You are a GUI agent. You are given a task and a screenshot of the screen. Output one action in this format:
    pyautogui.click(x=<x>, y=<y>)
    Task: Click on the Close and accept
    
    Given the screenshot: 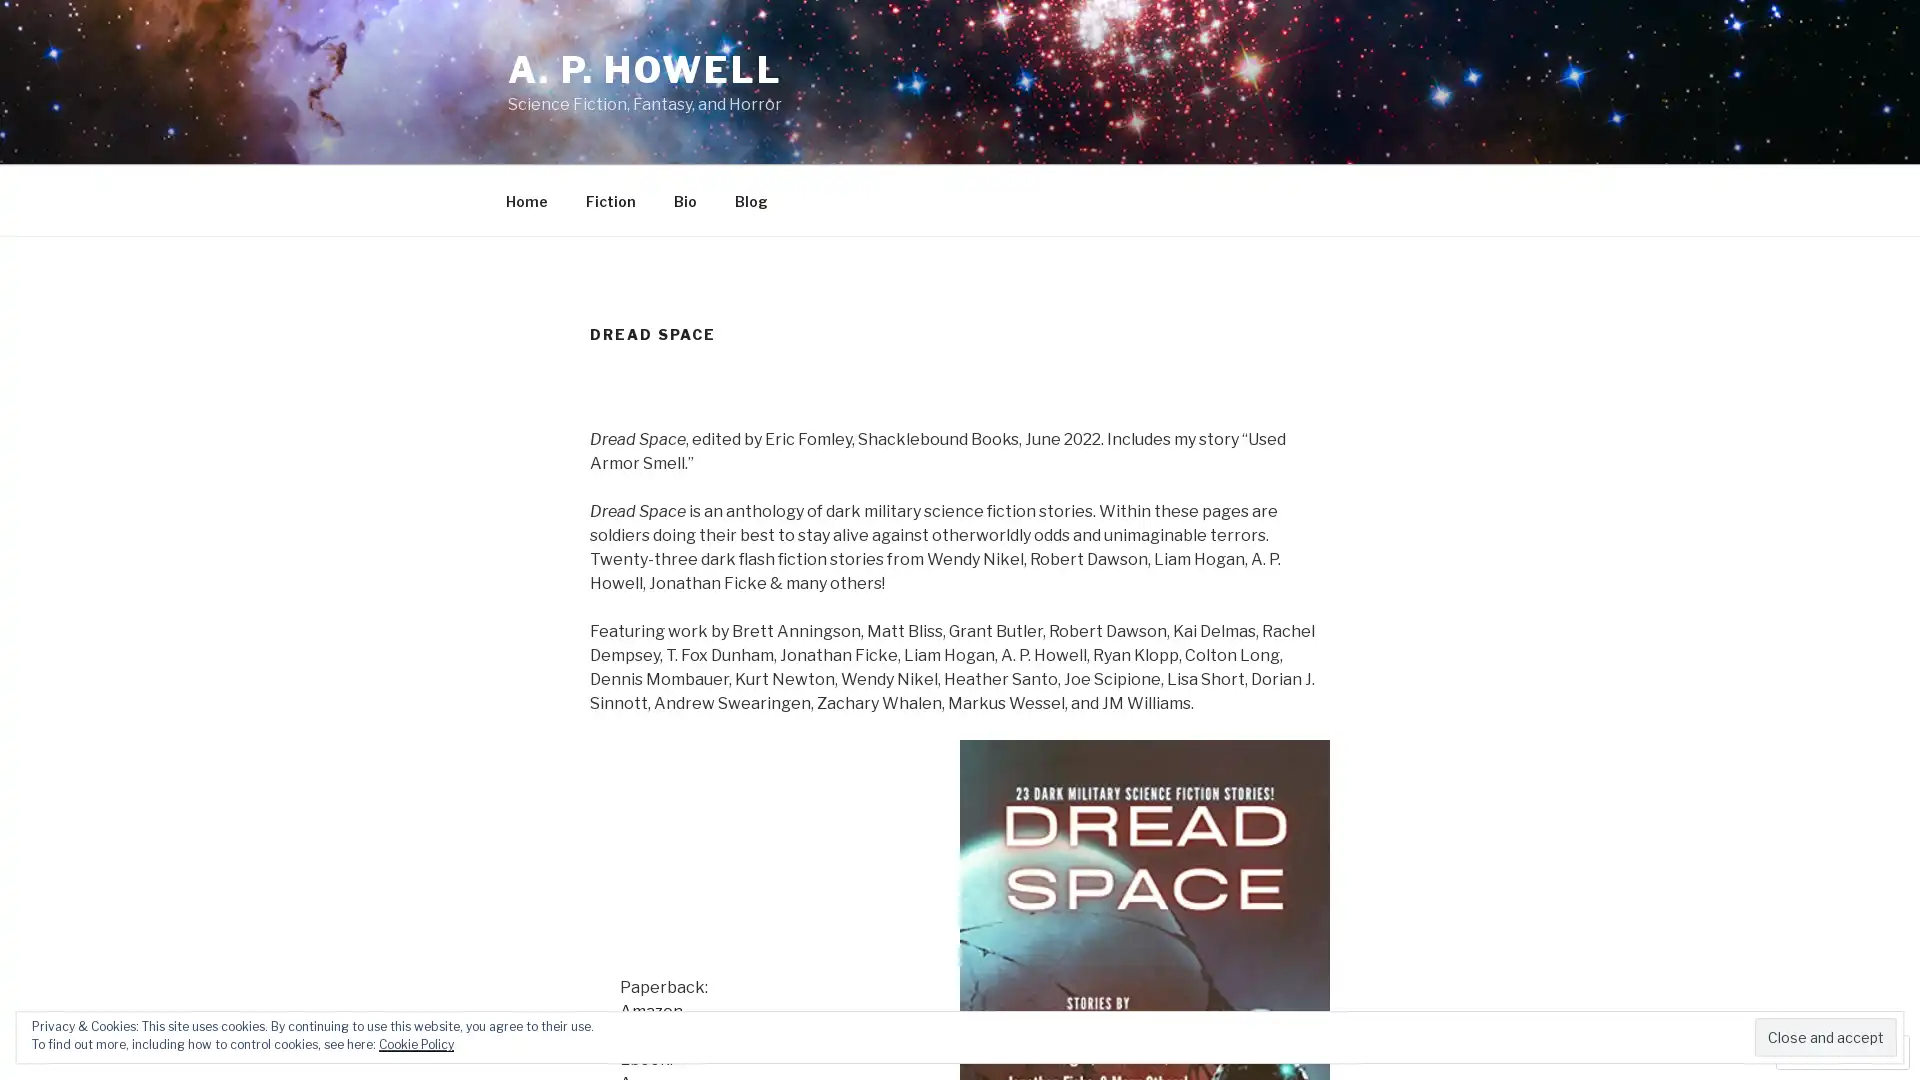 What is the action you would take?
    pyautogui.click(x=1825, y=1036)
    